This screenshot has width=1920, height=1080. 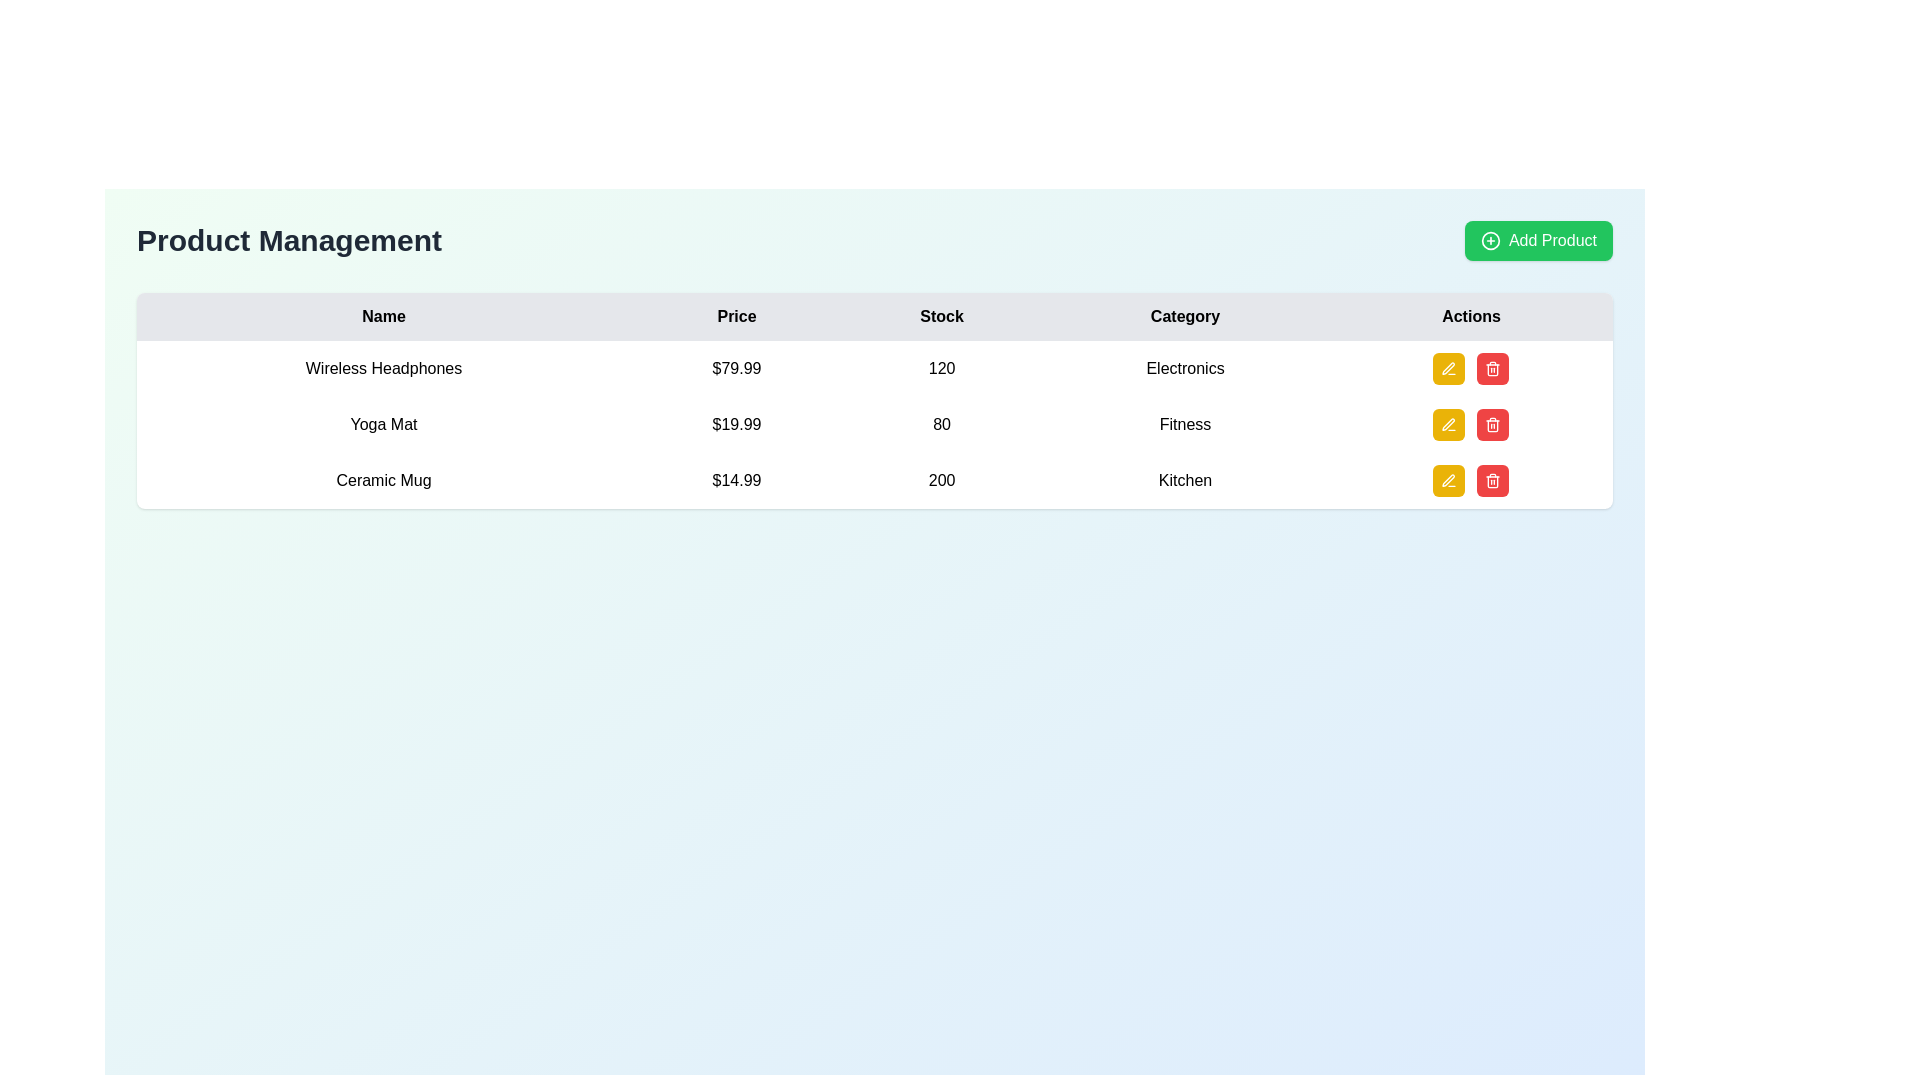 I want to click on and copy the text '120' from the table cell under the 'Stock' column for 'Wireless Headphones', so click(x=941, y=369).